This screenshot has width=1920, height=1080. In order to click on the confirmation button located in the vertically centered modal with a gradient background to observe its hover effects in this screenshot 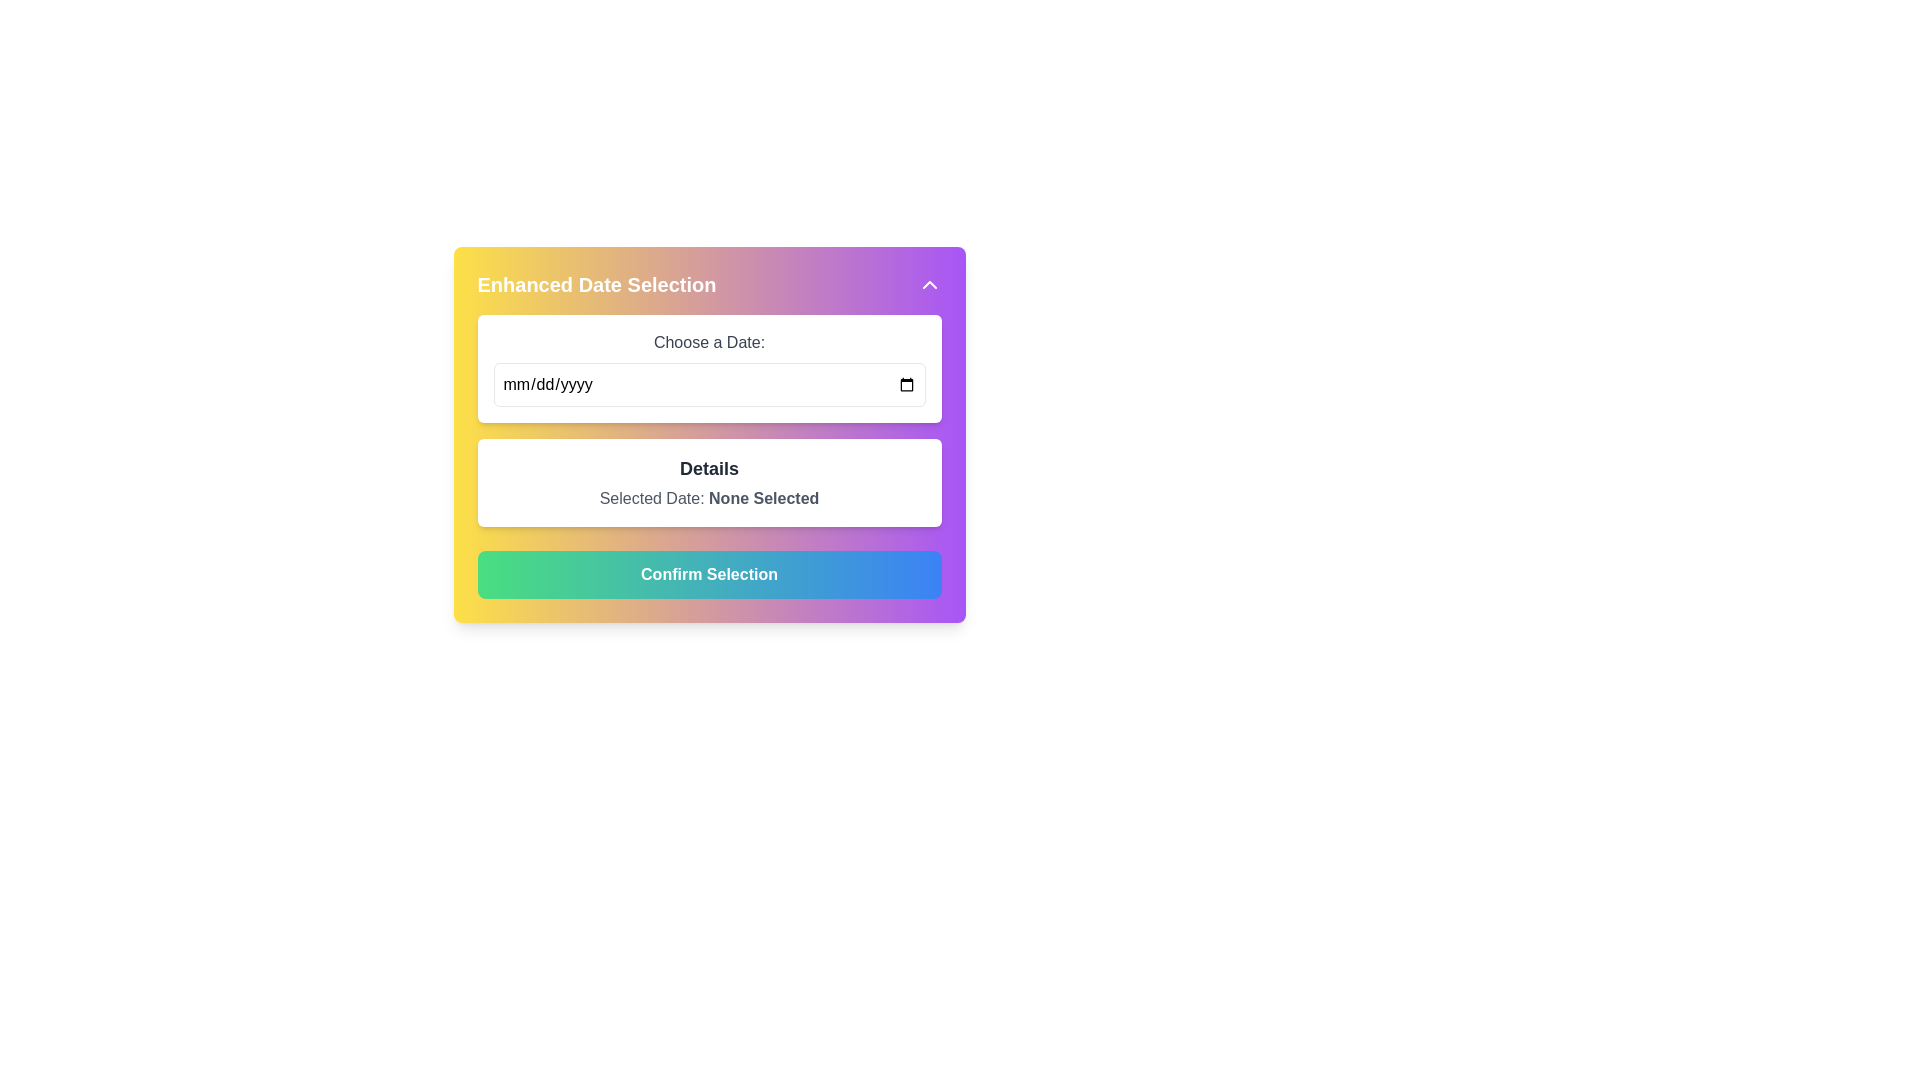, I will do `click(709, 574)`.